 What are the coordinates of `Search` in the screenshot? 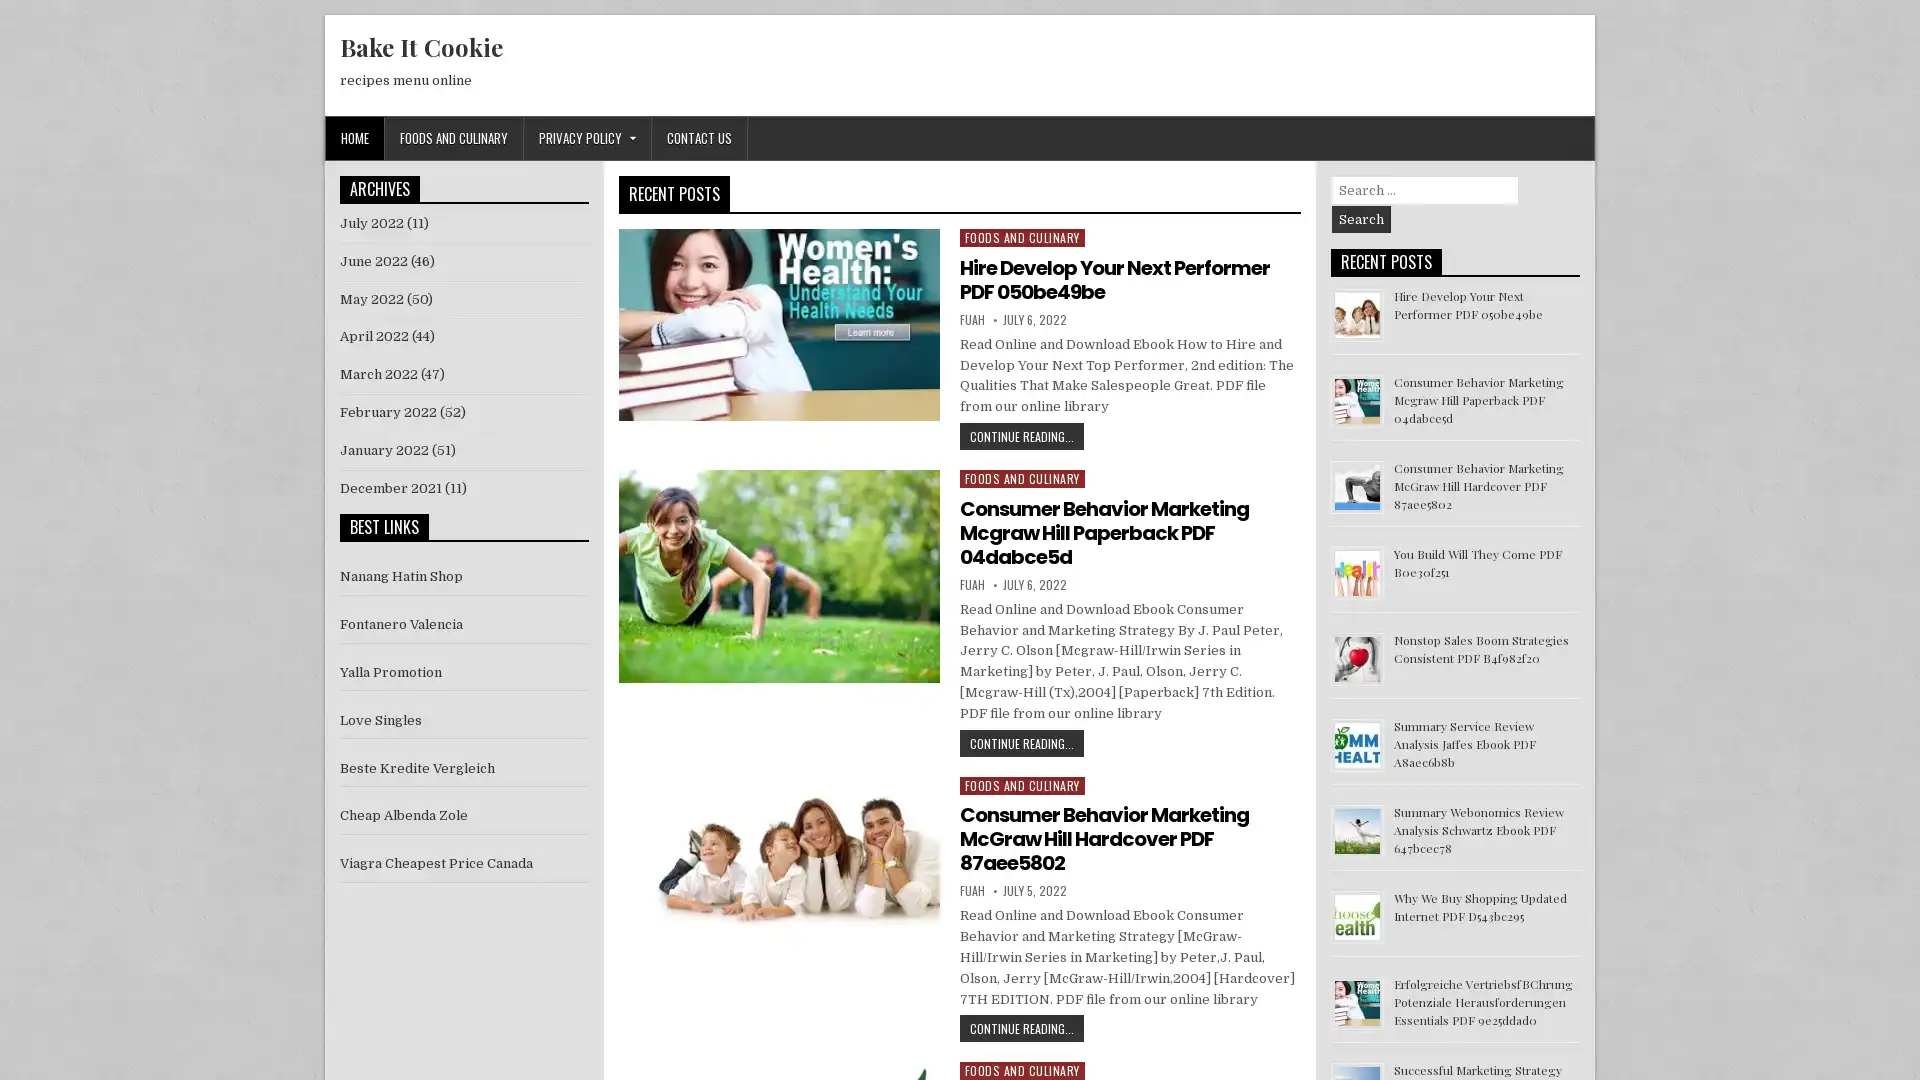 It's located at (1360, 219).